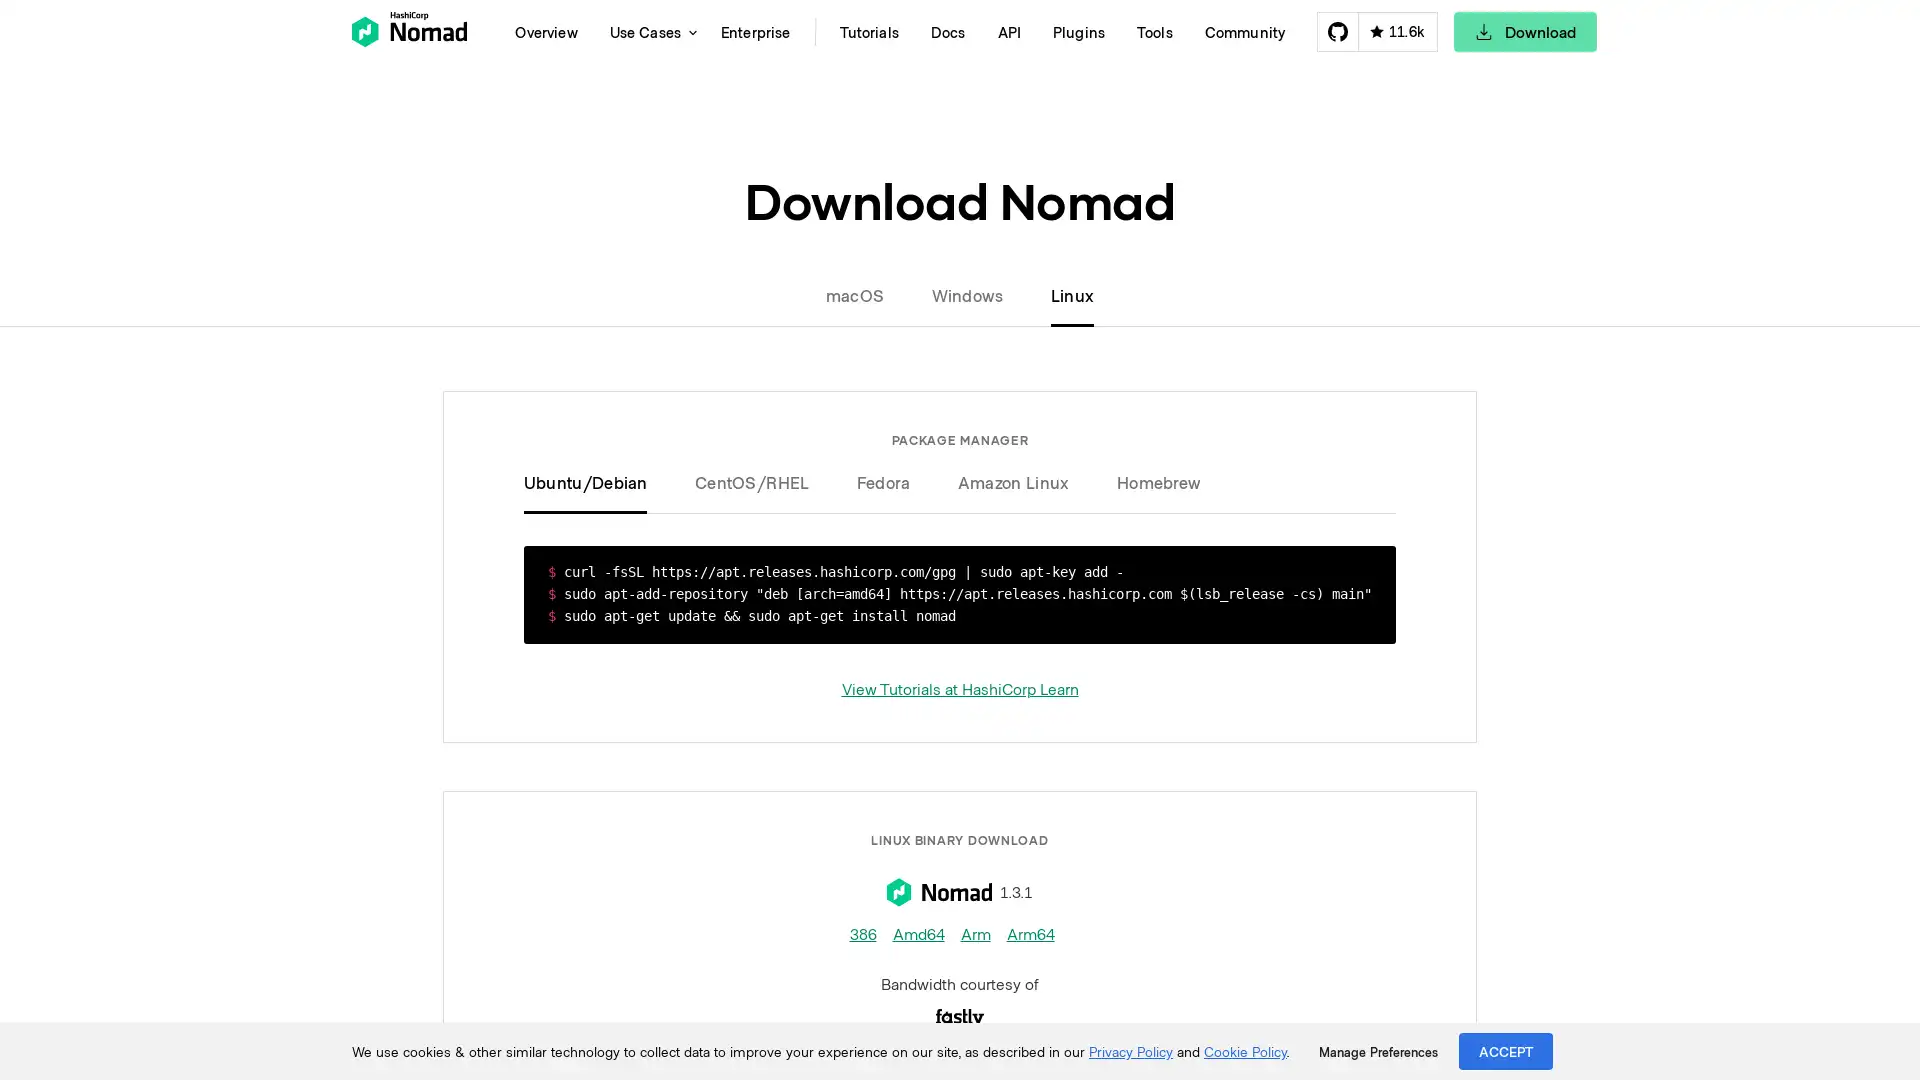 Image resolution: width=1920 pixels, height=1080 pixels. I want to click on Amazon Linux, so click(1013, 482).